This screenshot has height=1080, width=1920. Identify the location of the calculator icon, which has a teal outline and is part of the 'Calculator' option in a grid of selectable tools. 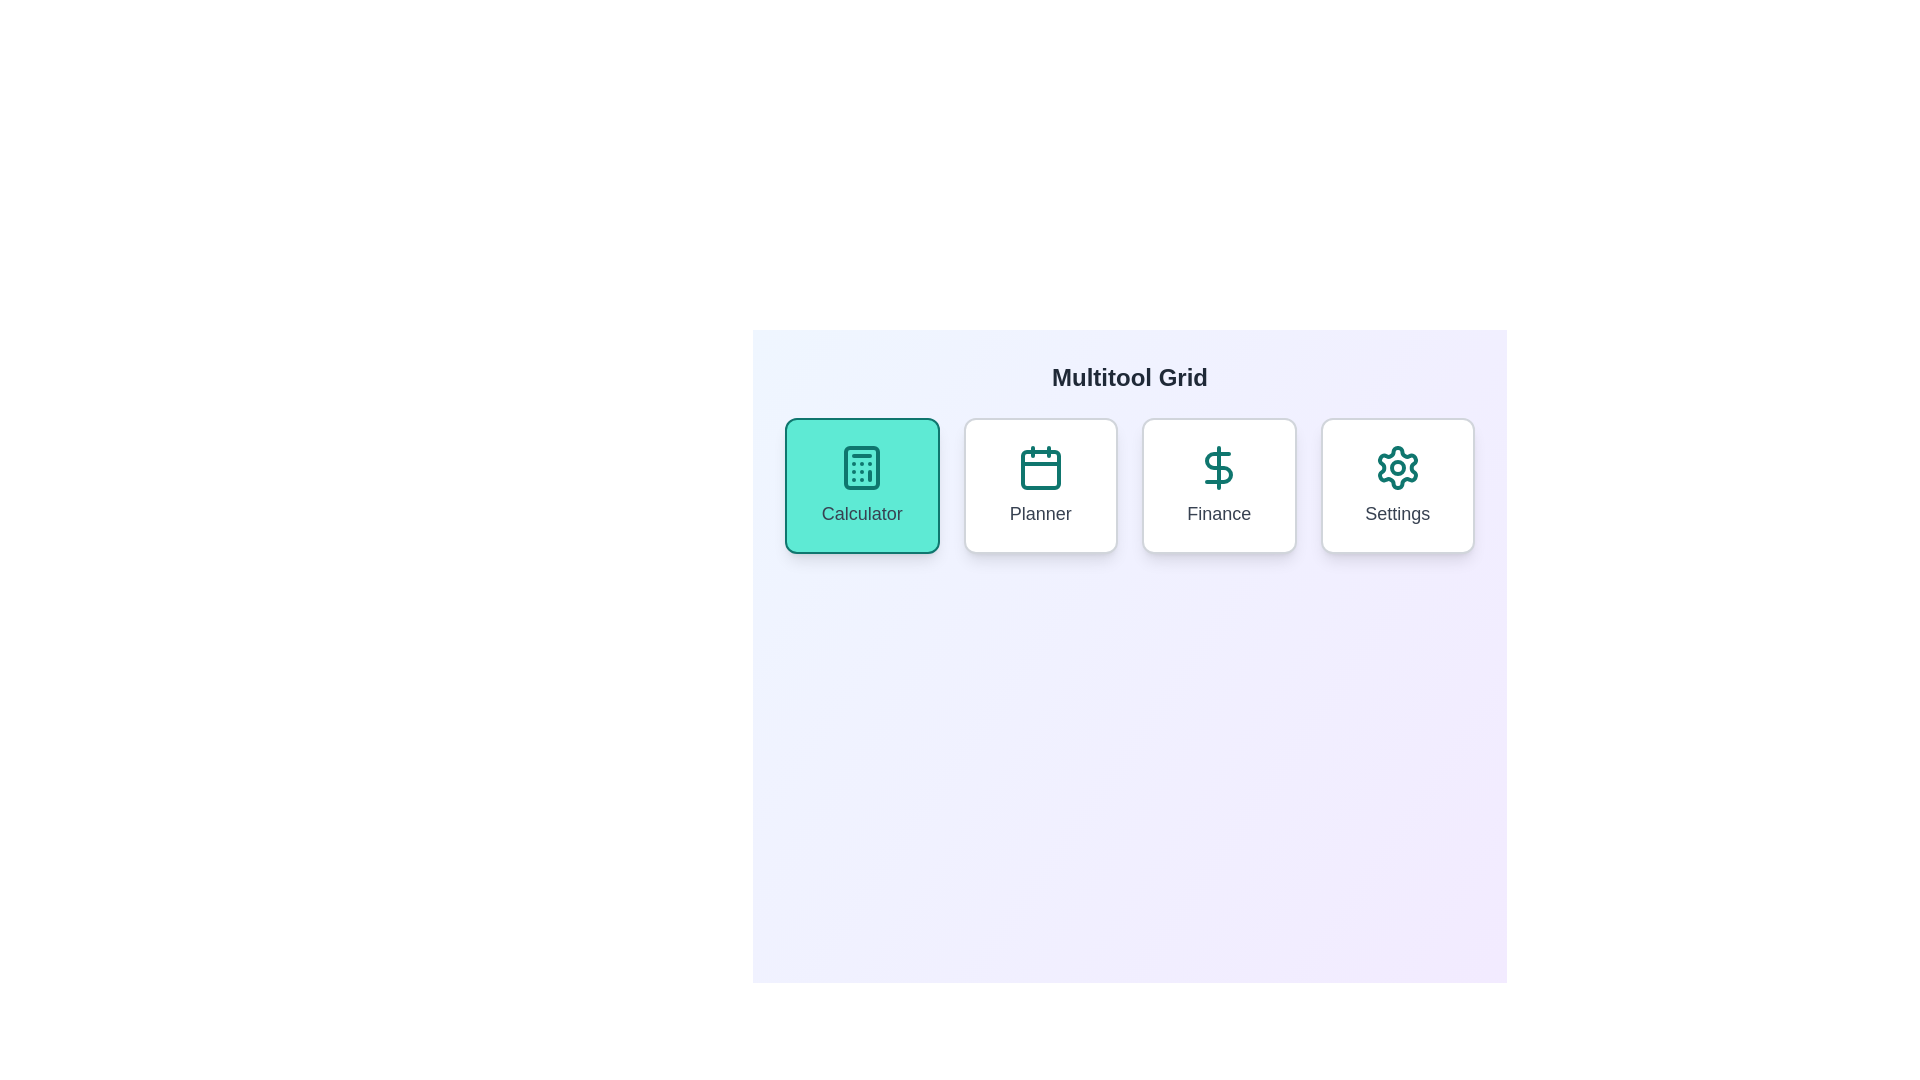
(862, 467).